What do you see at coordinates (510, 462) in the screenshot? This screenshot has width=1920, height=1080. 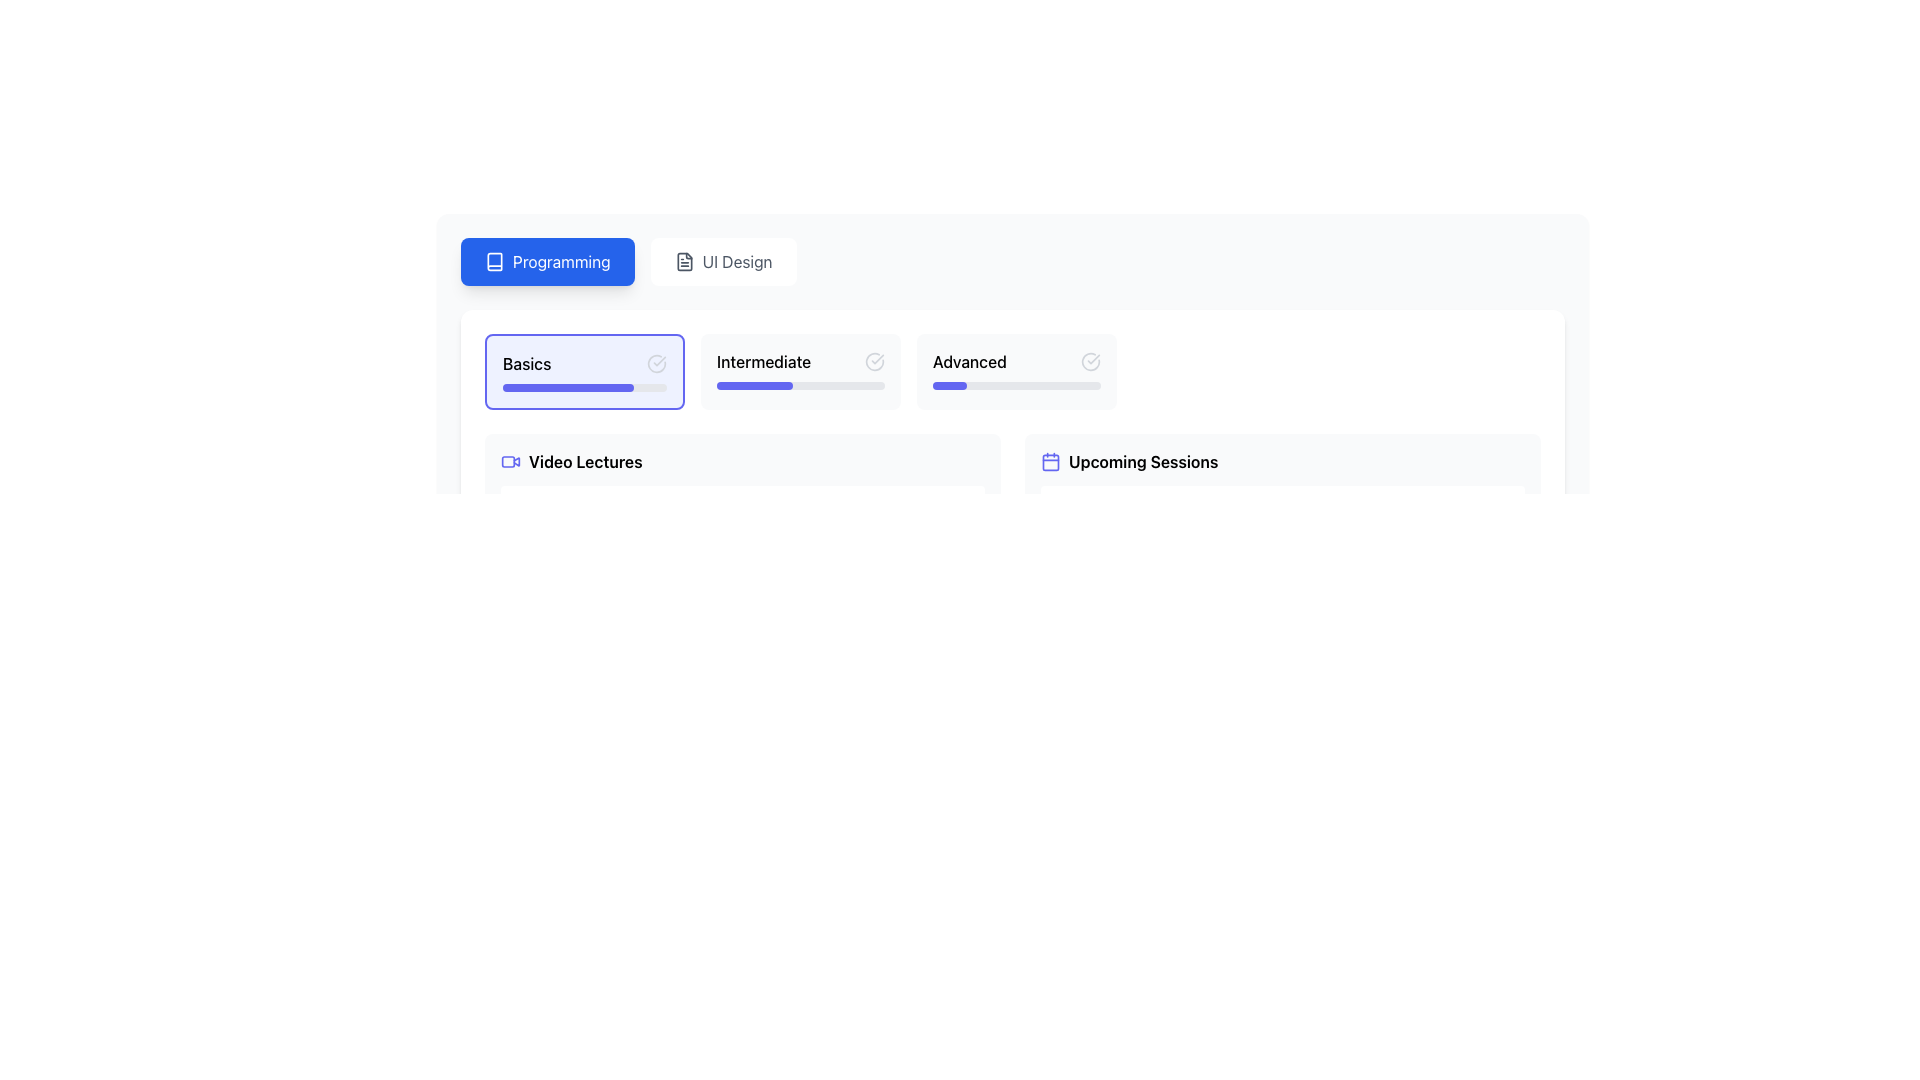 I see `the video icon which is styled in dark-indigo on a white background, located to the left of the 'Video Lectures' text in the first card-like section of the UI` at bounding box center [510, 462].